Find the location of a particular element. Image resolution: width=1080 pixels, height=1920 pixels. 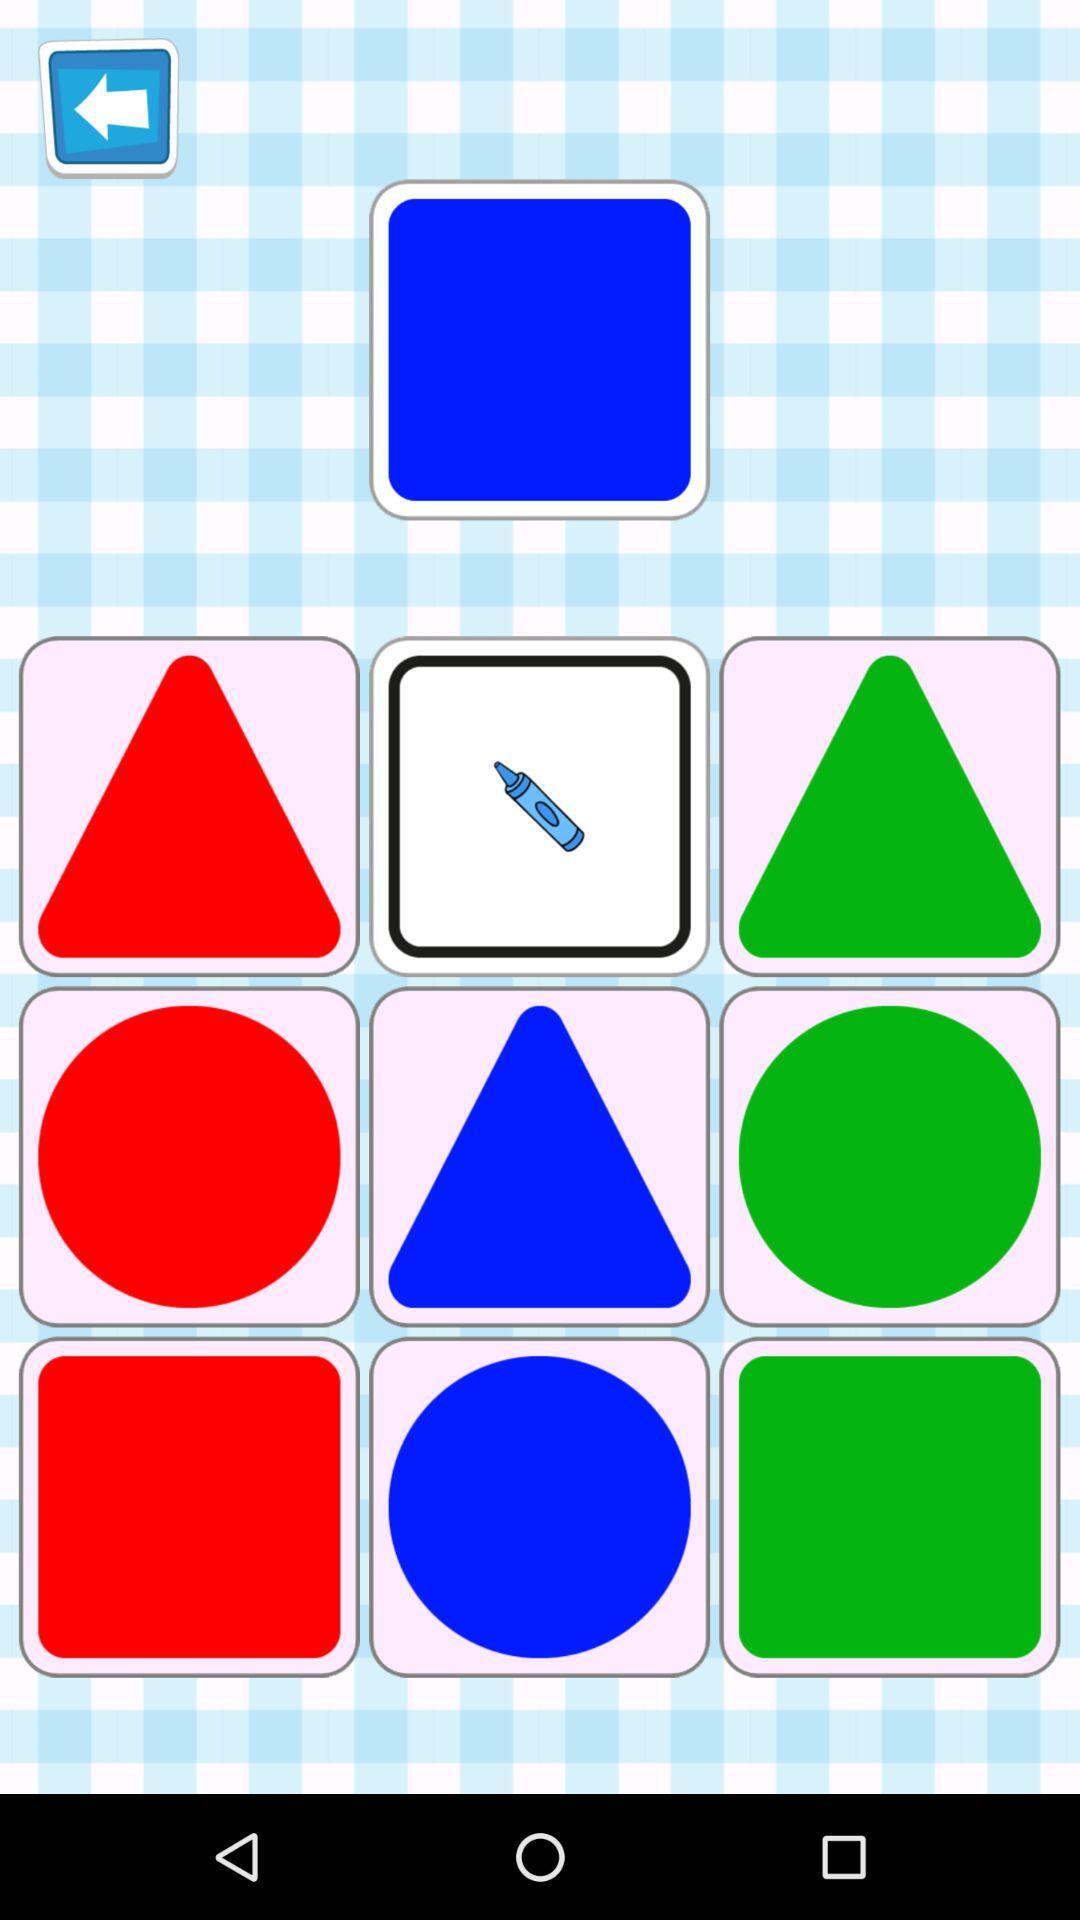

go back is located at coordinates (108, 107).